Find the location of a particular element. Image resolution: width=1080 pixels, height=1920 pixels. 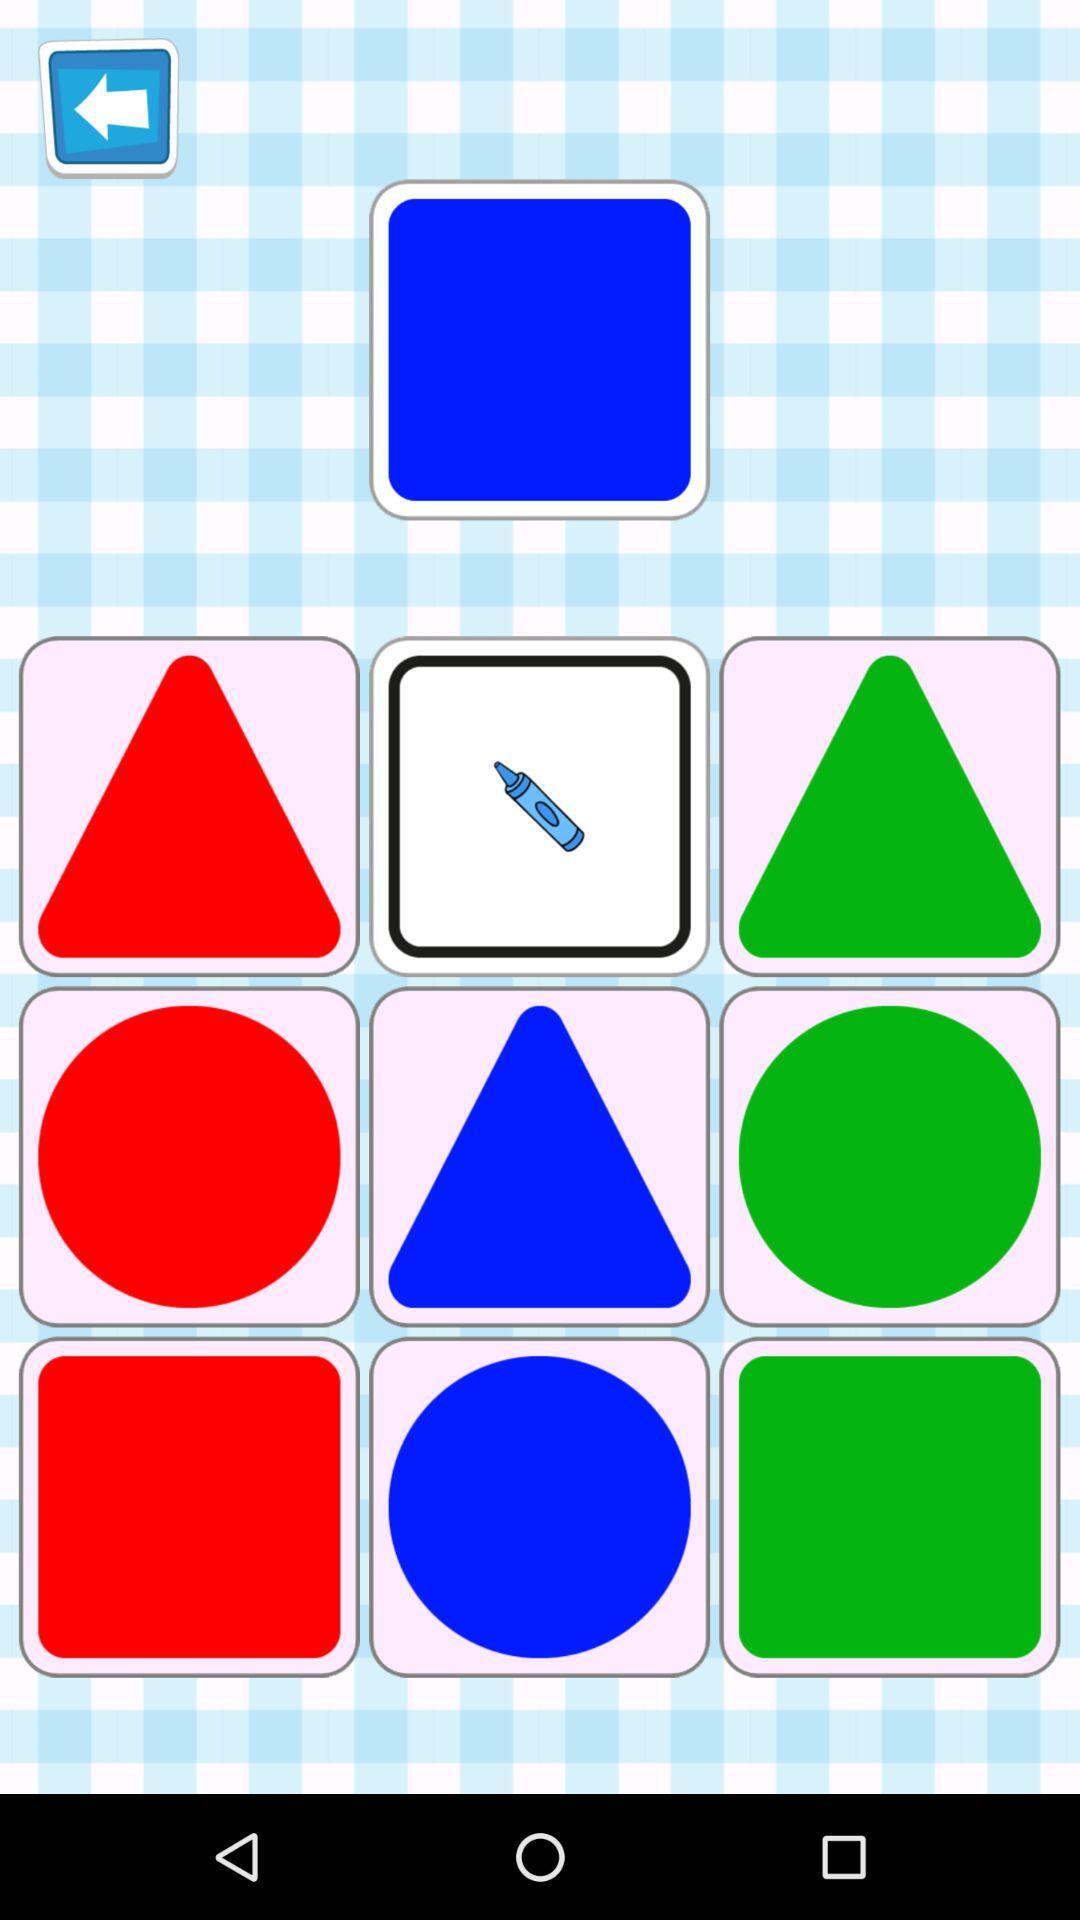

go back is located at coordinates (108, 107).